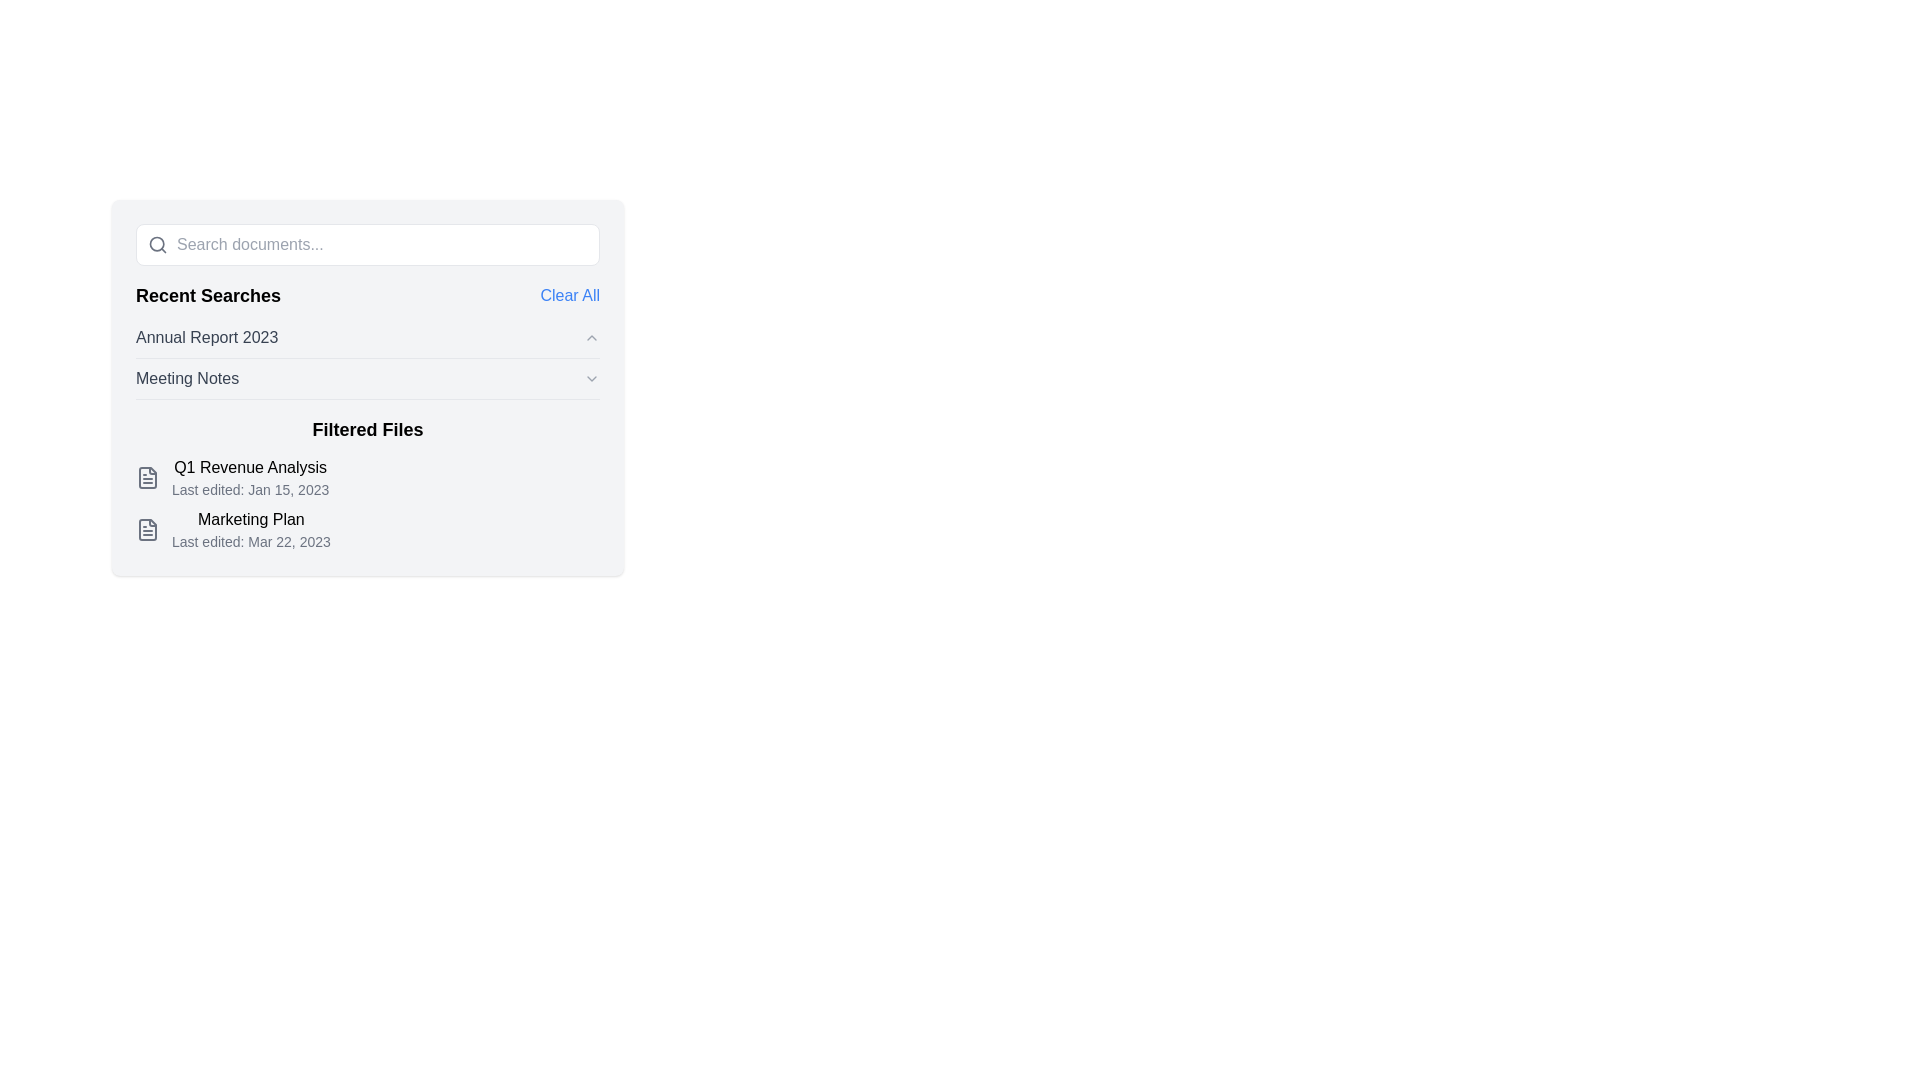 Image resolution: width=1920 pixels, height=1080 pixels. Describe the element at coordinates (368, 378) in the screenshot. I see `the Dropdown Trigger labeled 'Meeting Notes' in the 'Recent Searches' section` at that location.